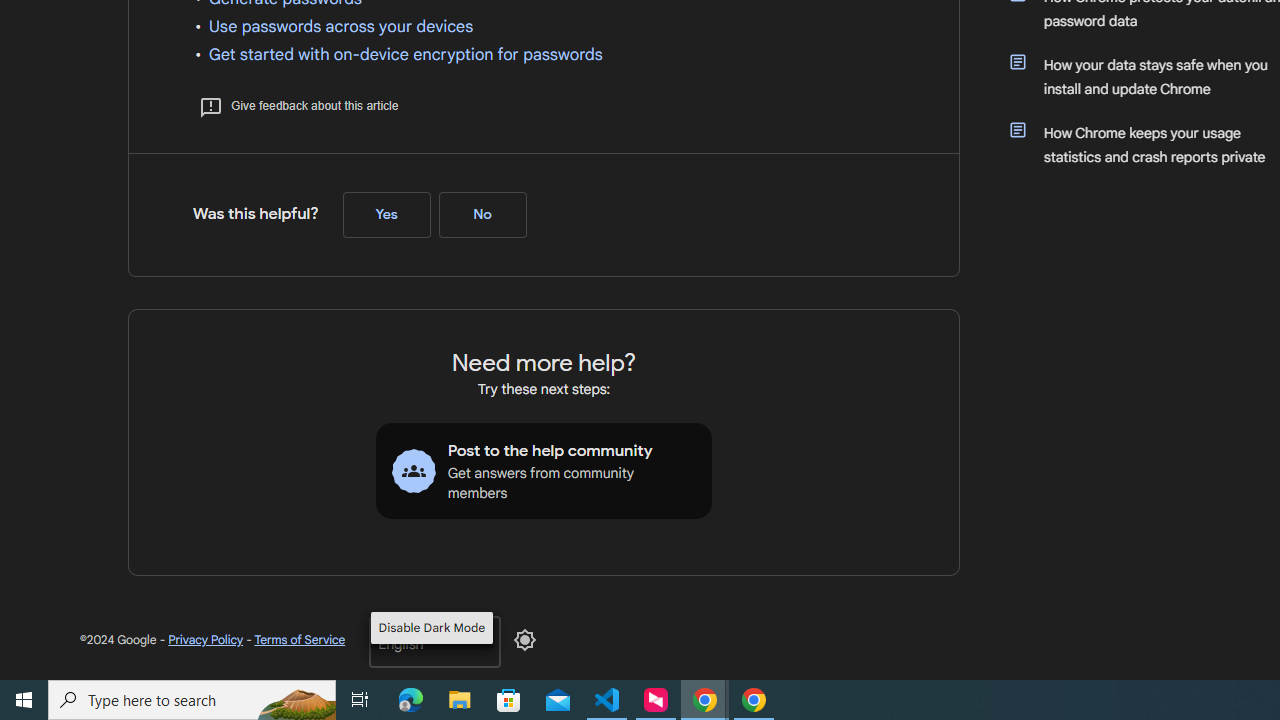  I want to click on 'No (Was this helpful?)', so click(482, 215).